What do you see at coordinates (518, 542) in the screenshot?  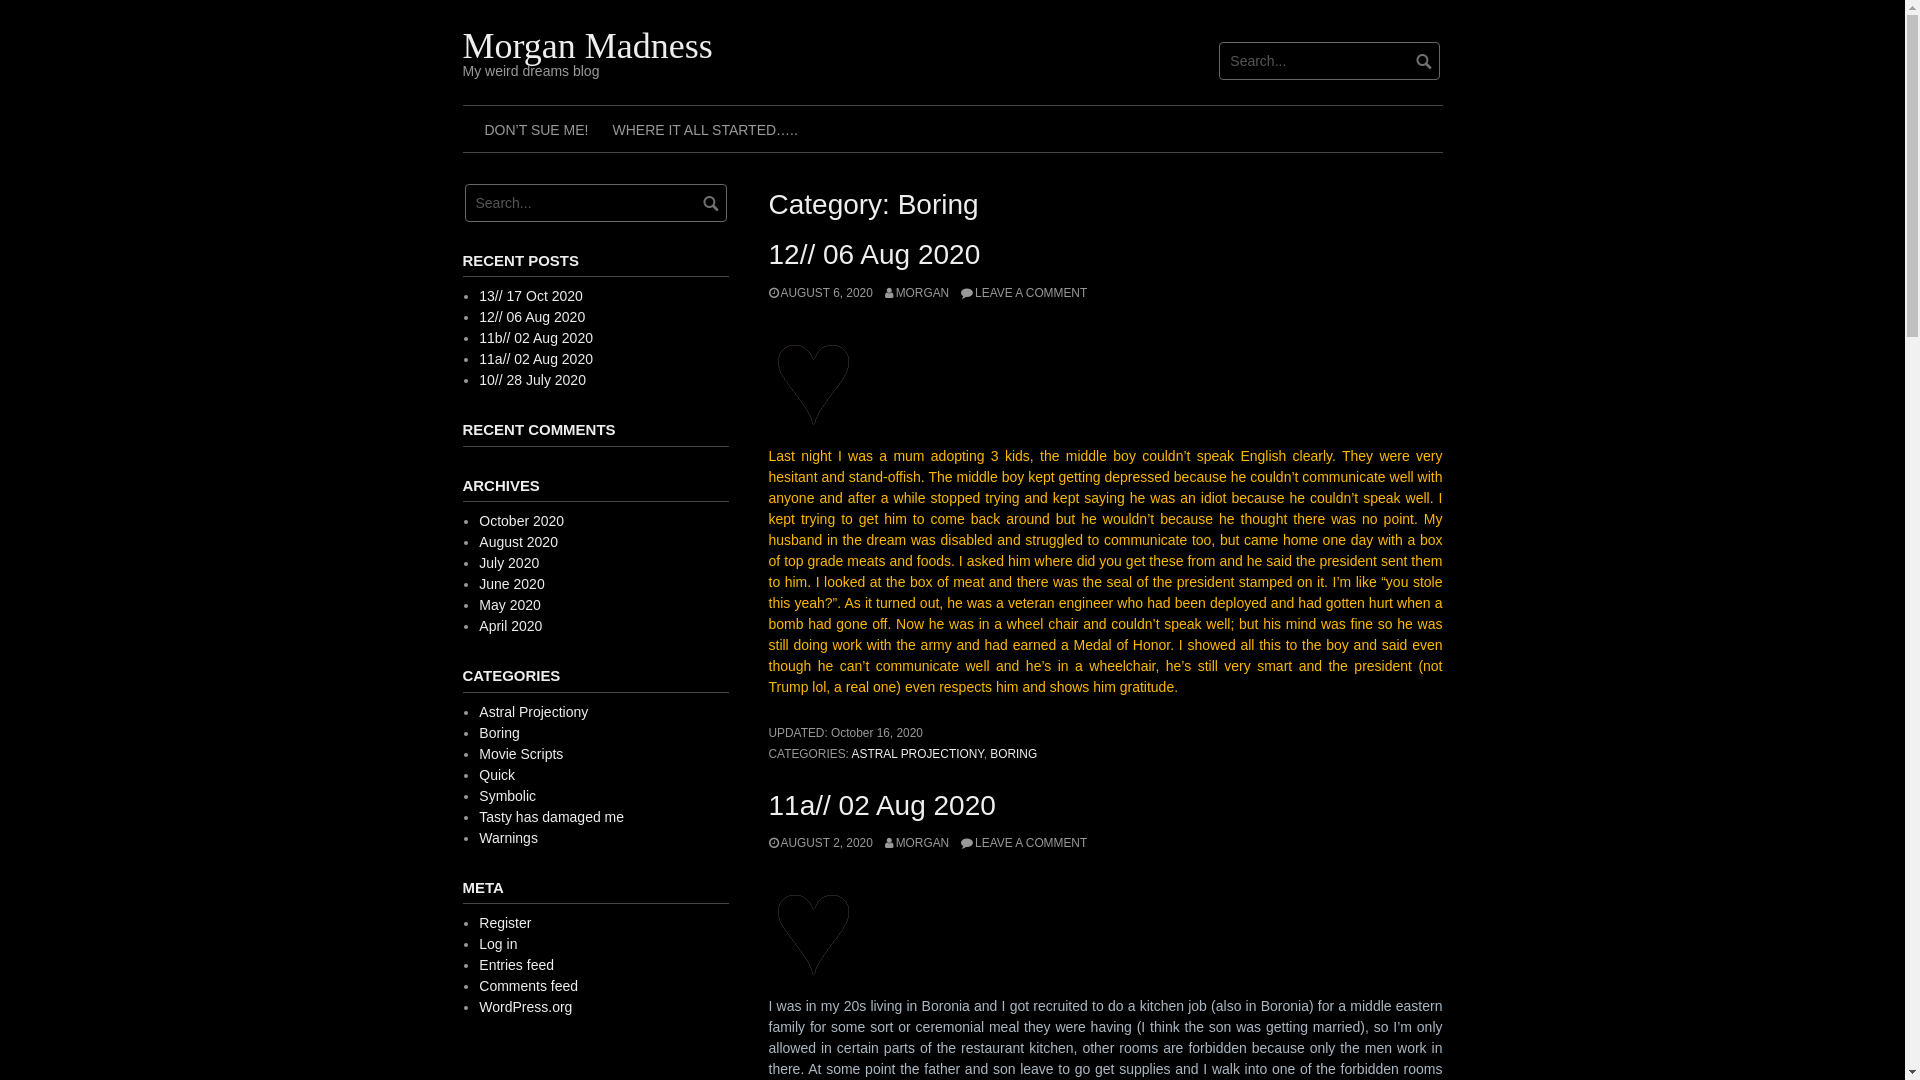 I see `'August 2020'` at bounding box center [518, 542].